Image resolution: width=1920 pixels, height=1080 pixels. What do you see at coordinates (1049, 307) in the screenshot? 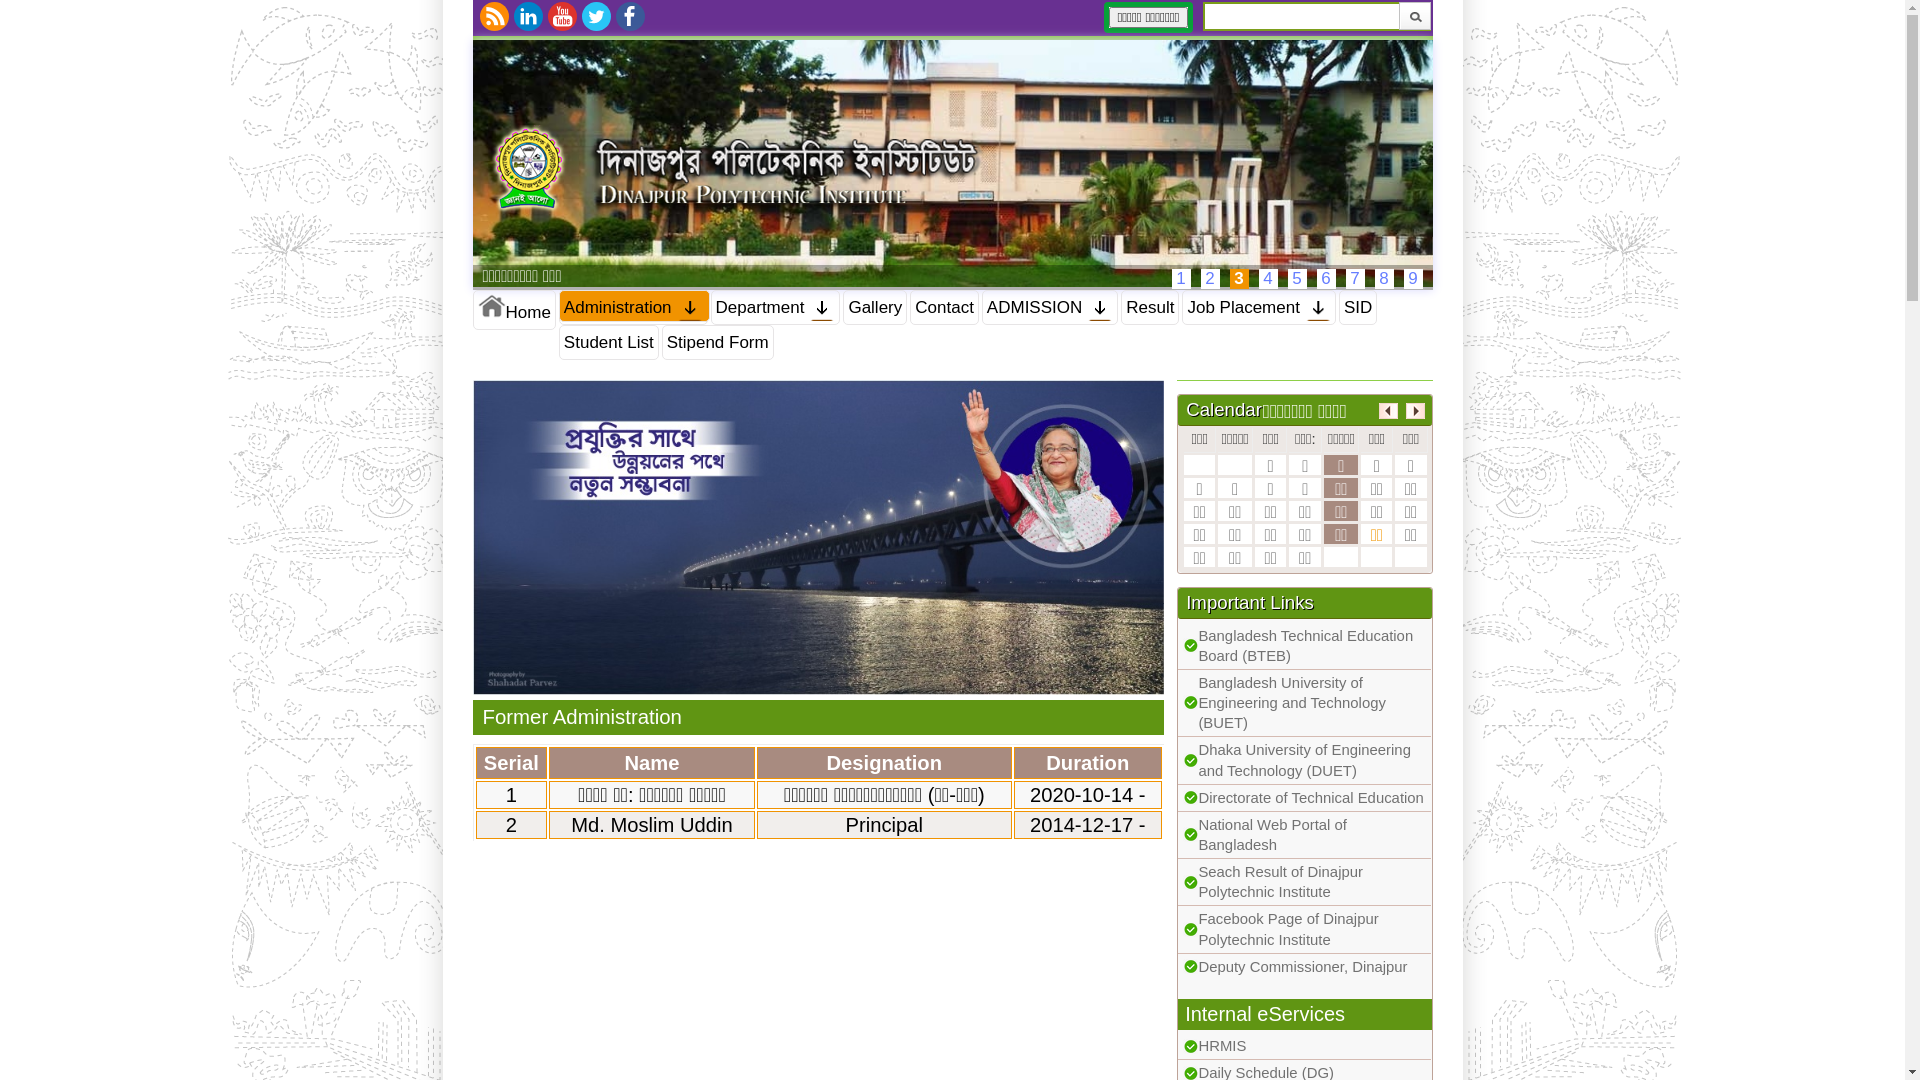
I see `'ADMISSION'` at bounding box center [1049, 307].